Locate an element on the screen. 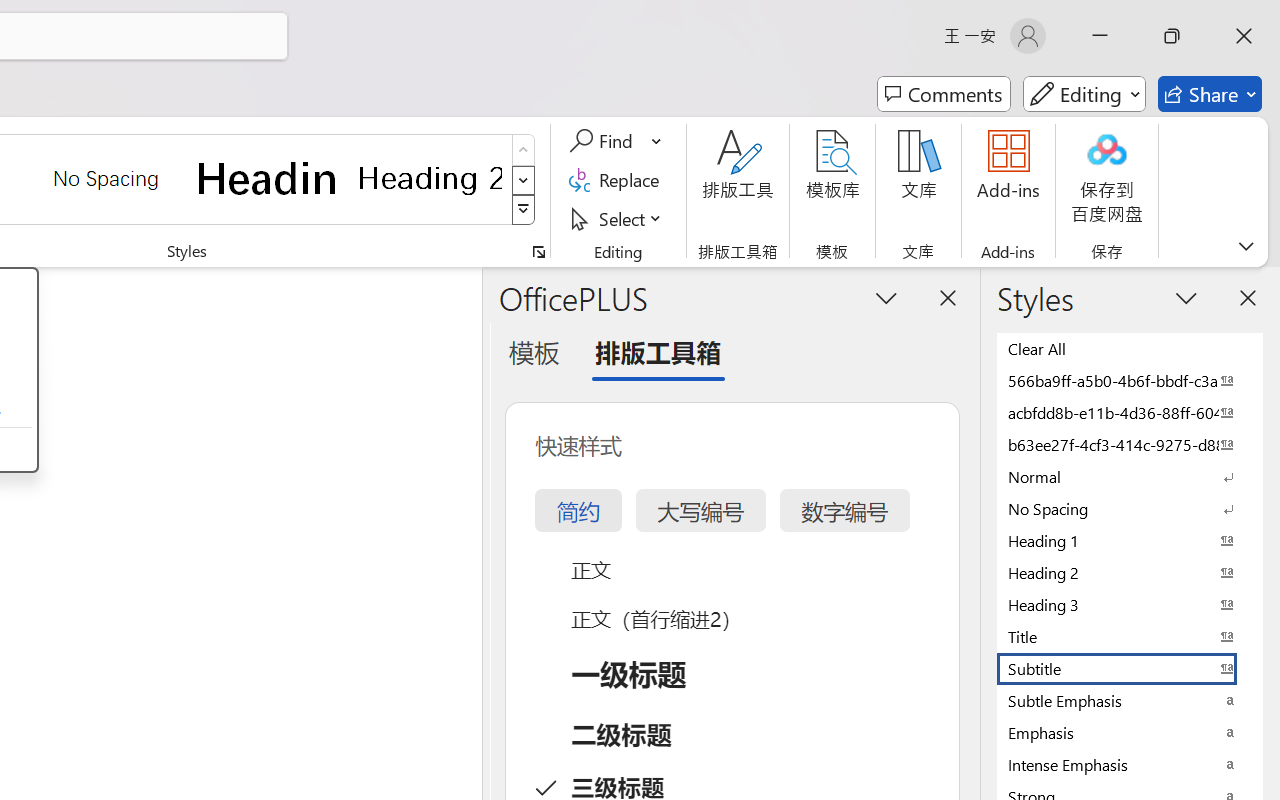 This screenshot has height=800, width=1280. 'Clear All' is located at coordinates (1130, 348).